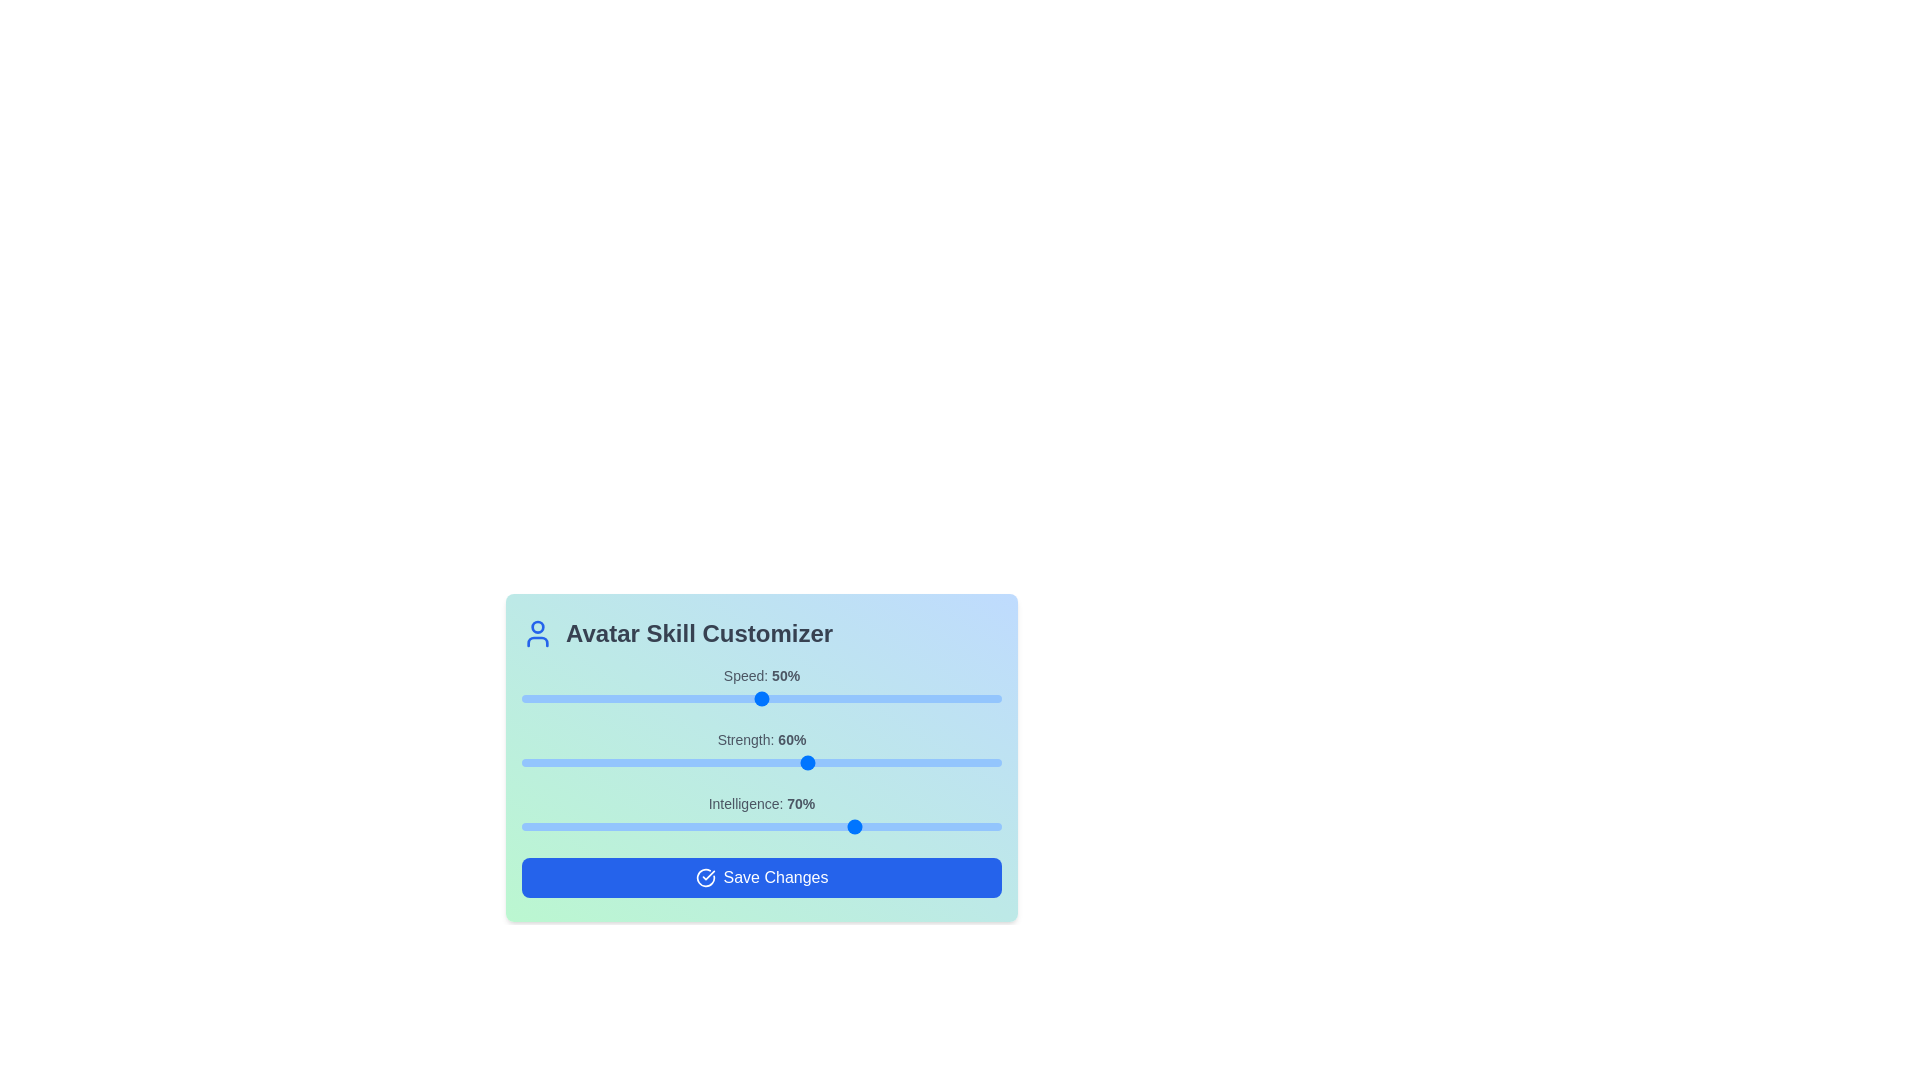 The height and width of the screenshot is (1080, 1920). Describe the element at coordinates (914, 763) in the screenshot. I see `strength` at that location.